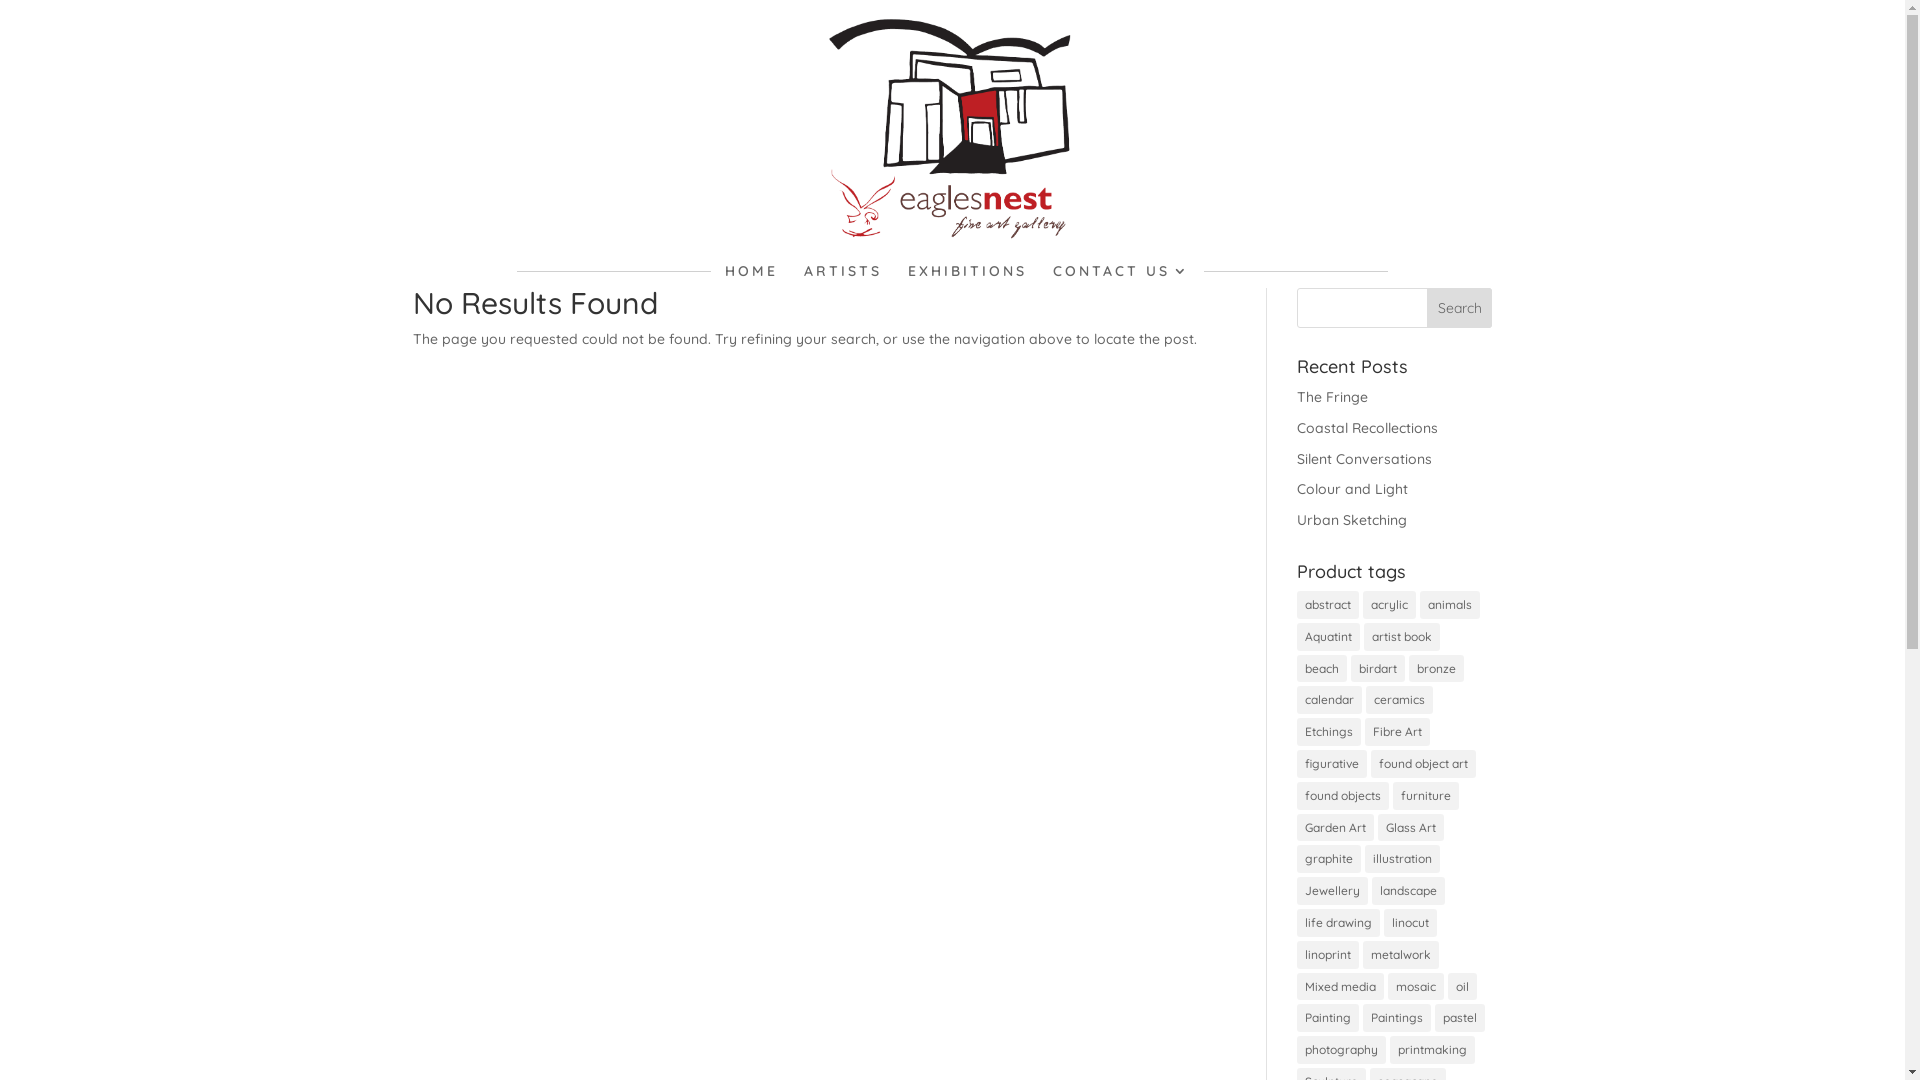  I want to click on 'Urban Sketching', so click(1352, 519).